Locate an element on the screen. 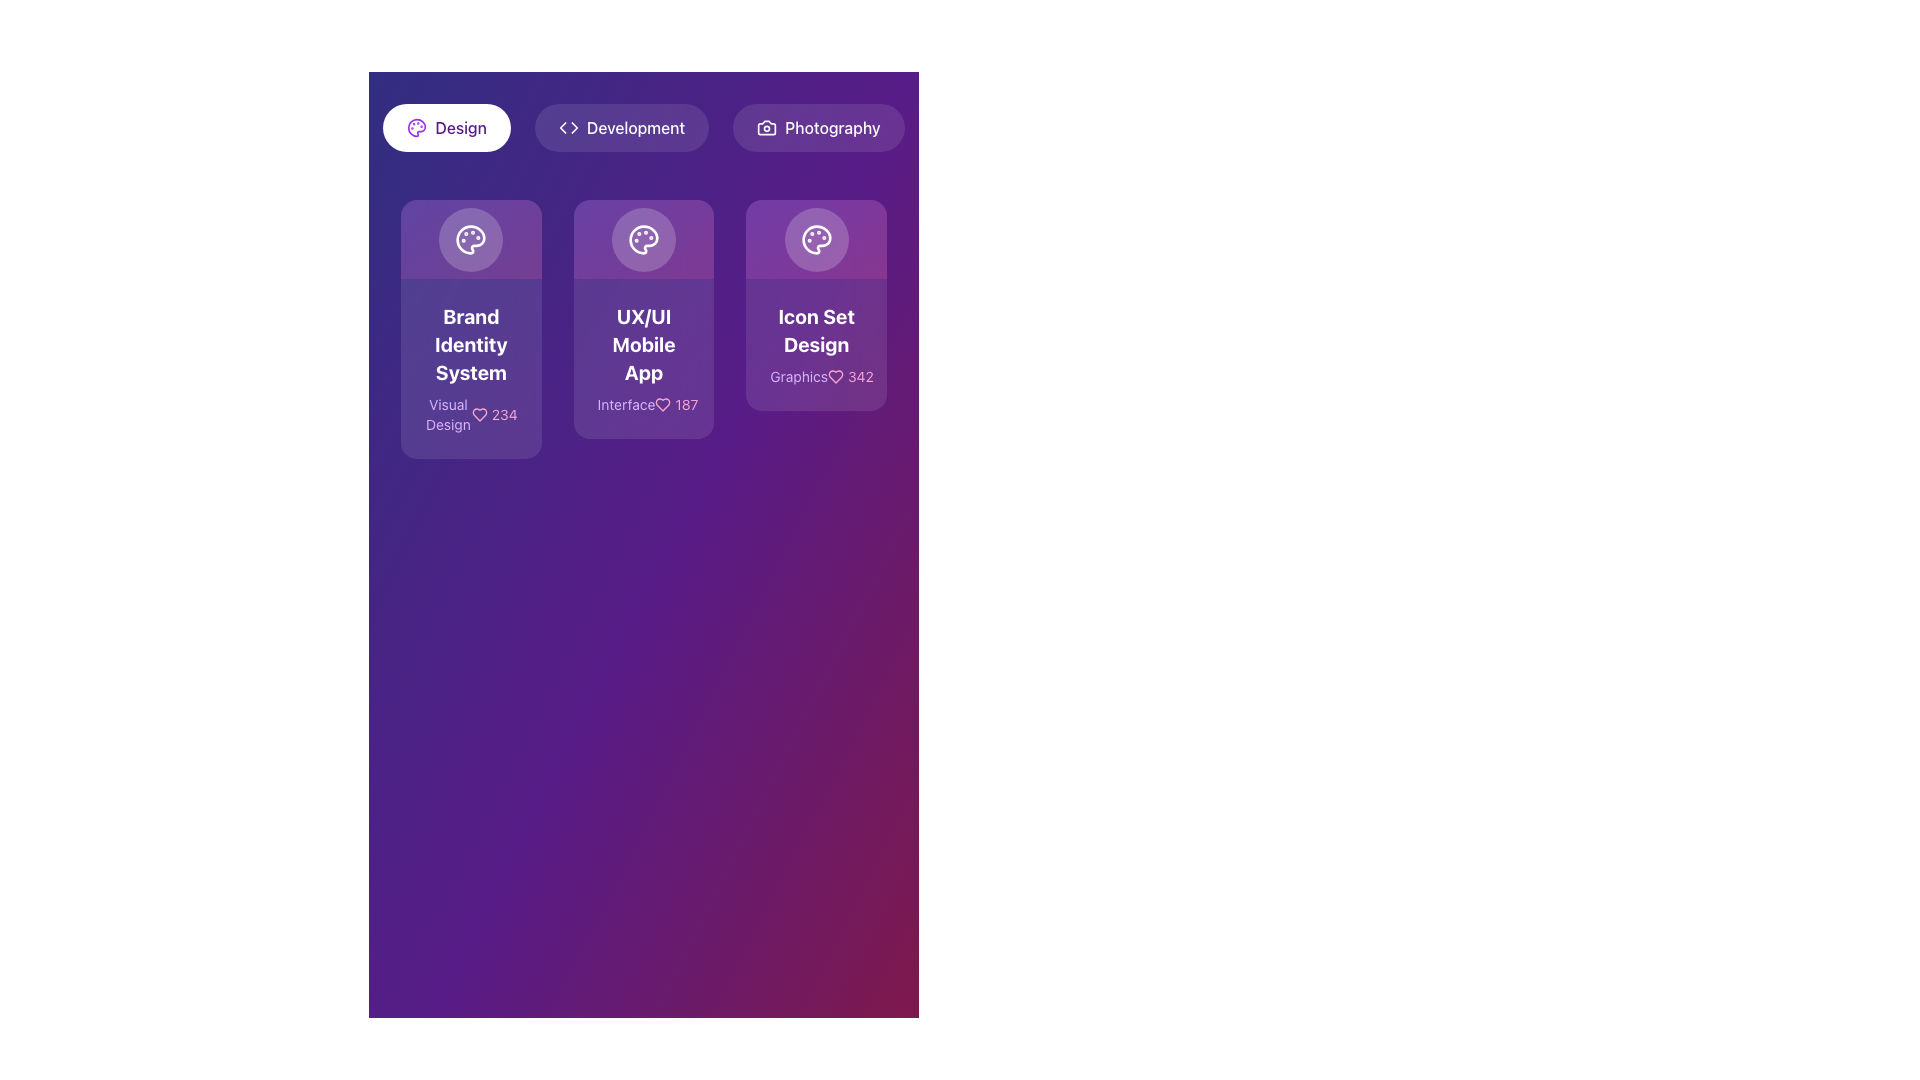  text from the purple 'Interface' label located underneath the 'UX/UI Mobile App' heading in the middle card of three horizontally arranged cards is located at coordinates (625, 405).